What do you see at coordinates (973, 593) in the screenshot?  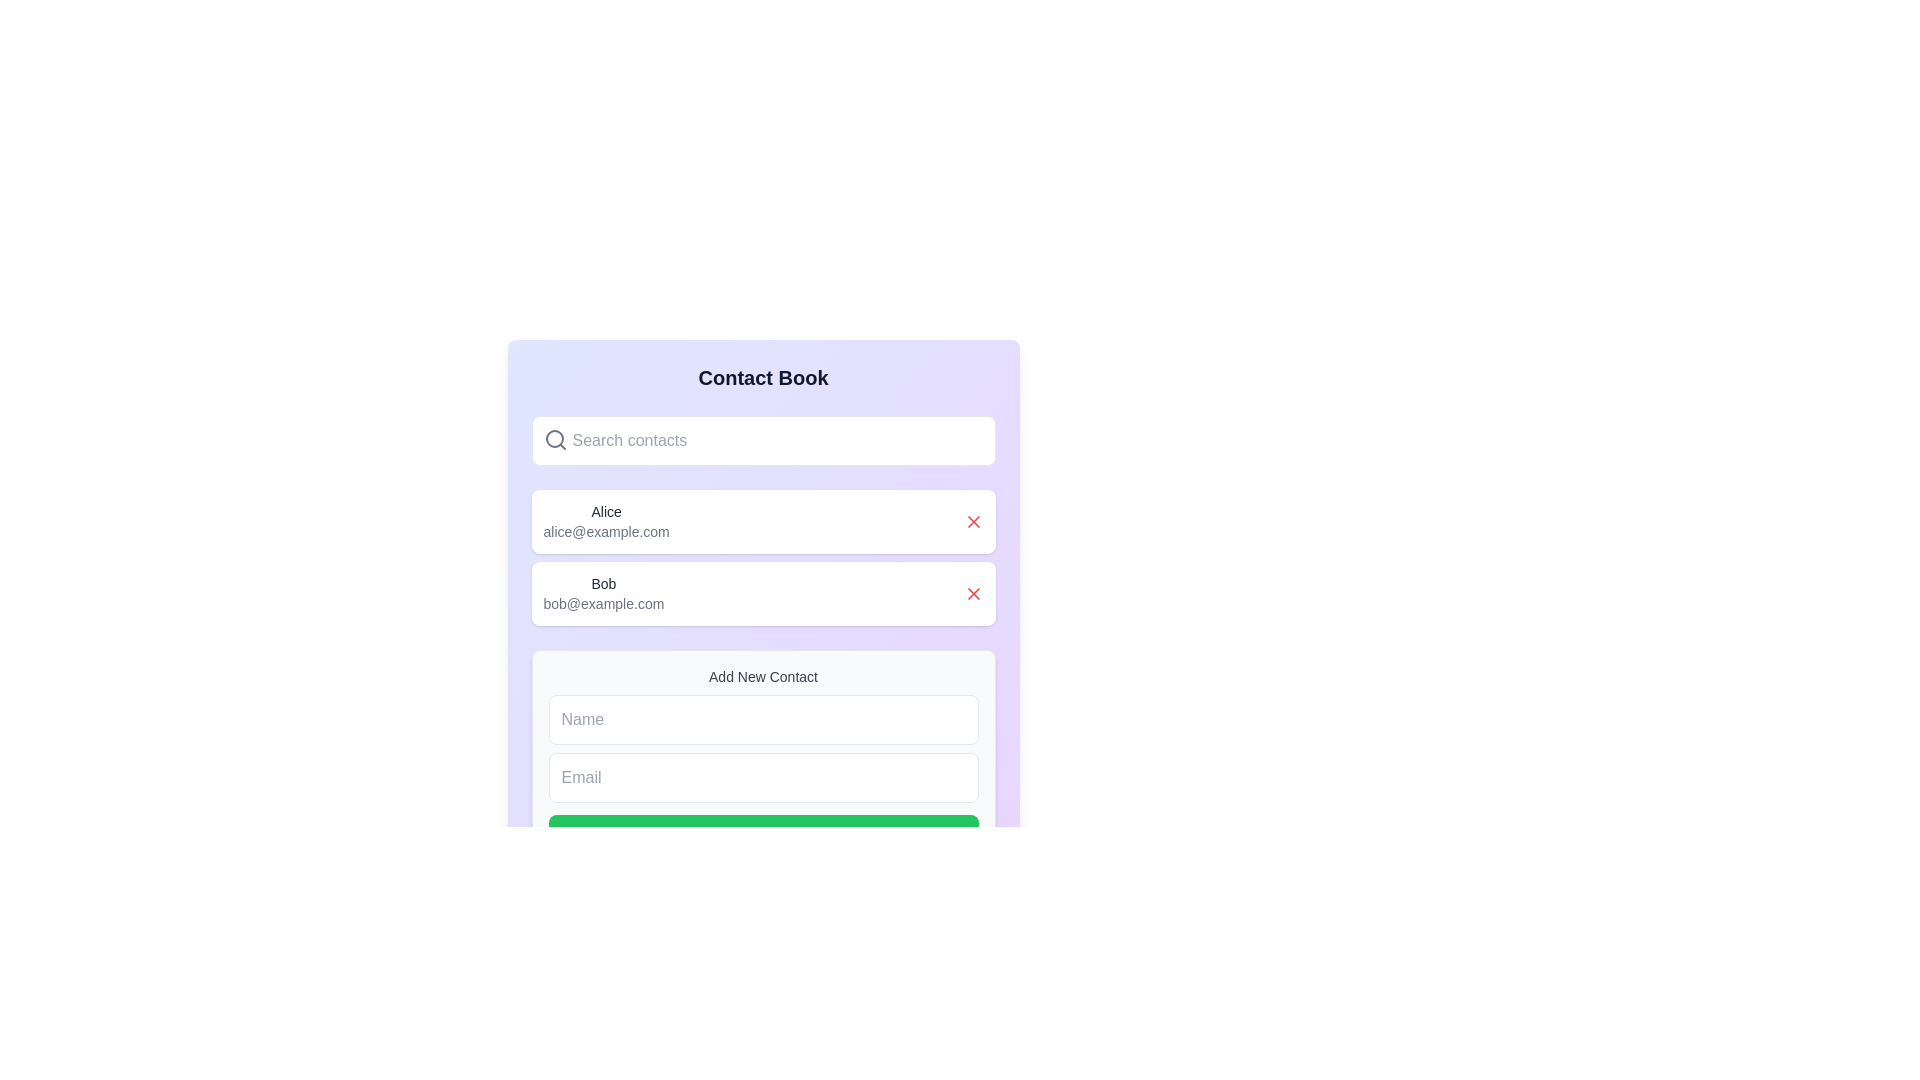 I see `the prominent red 'X' icon button` at bounding box center [973, 593].